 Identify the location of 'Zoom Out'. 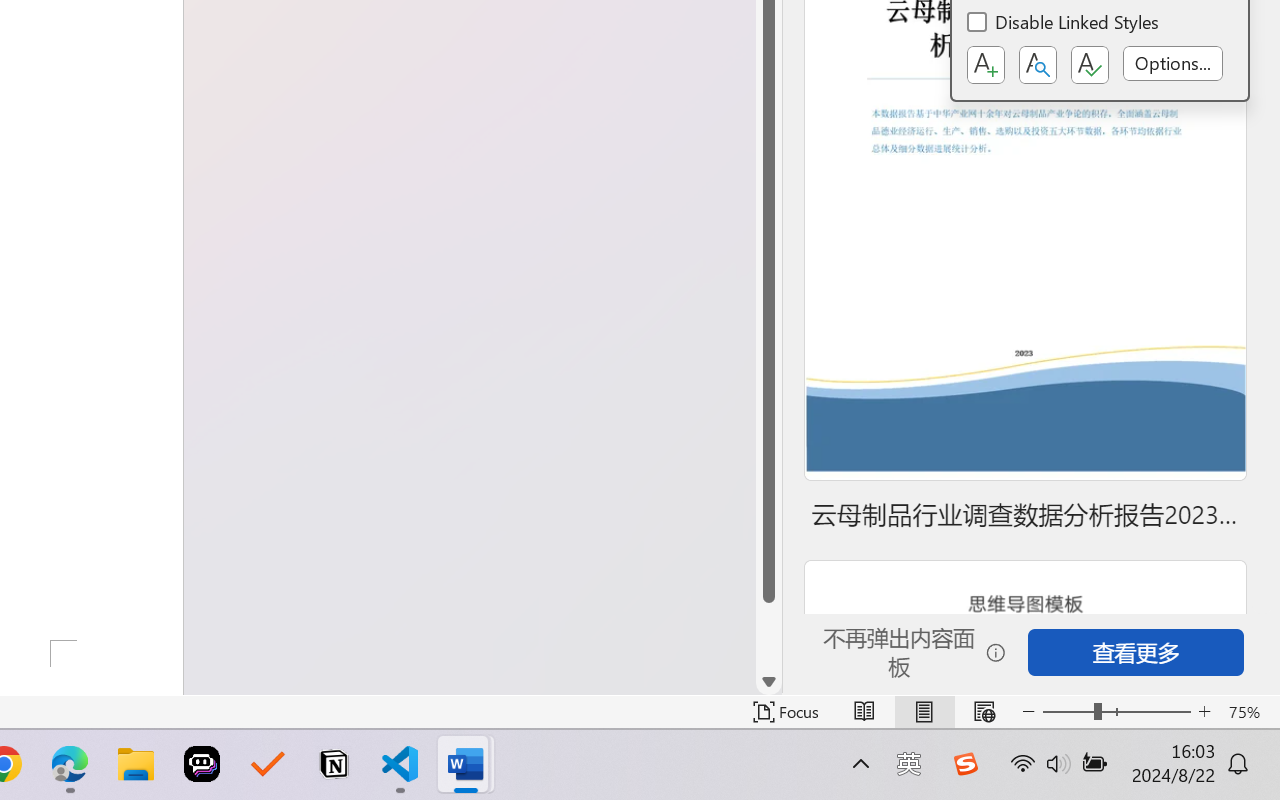
(1067, 711).